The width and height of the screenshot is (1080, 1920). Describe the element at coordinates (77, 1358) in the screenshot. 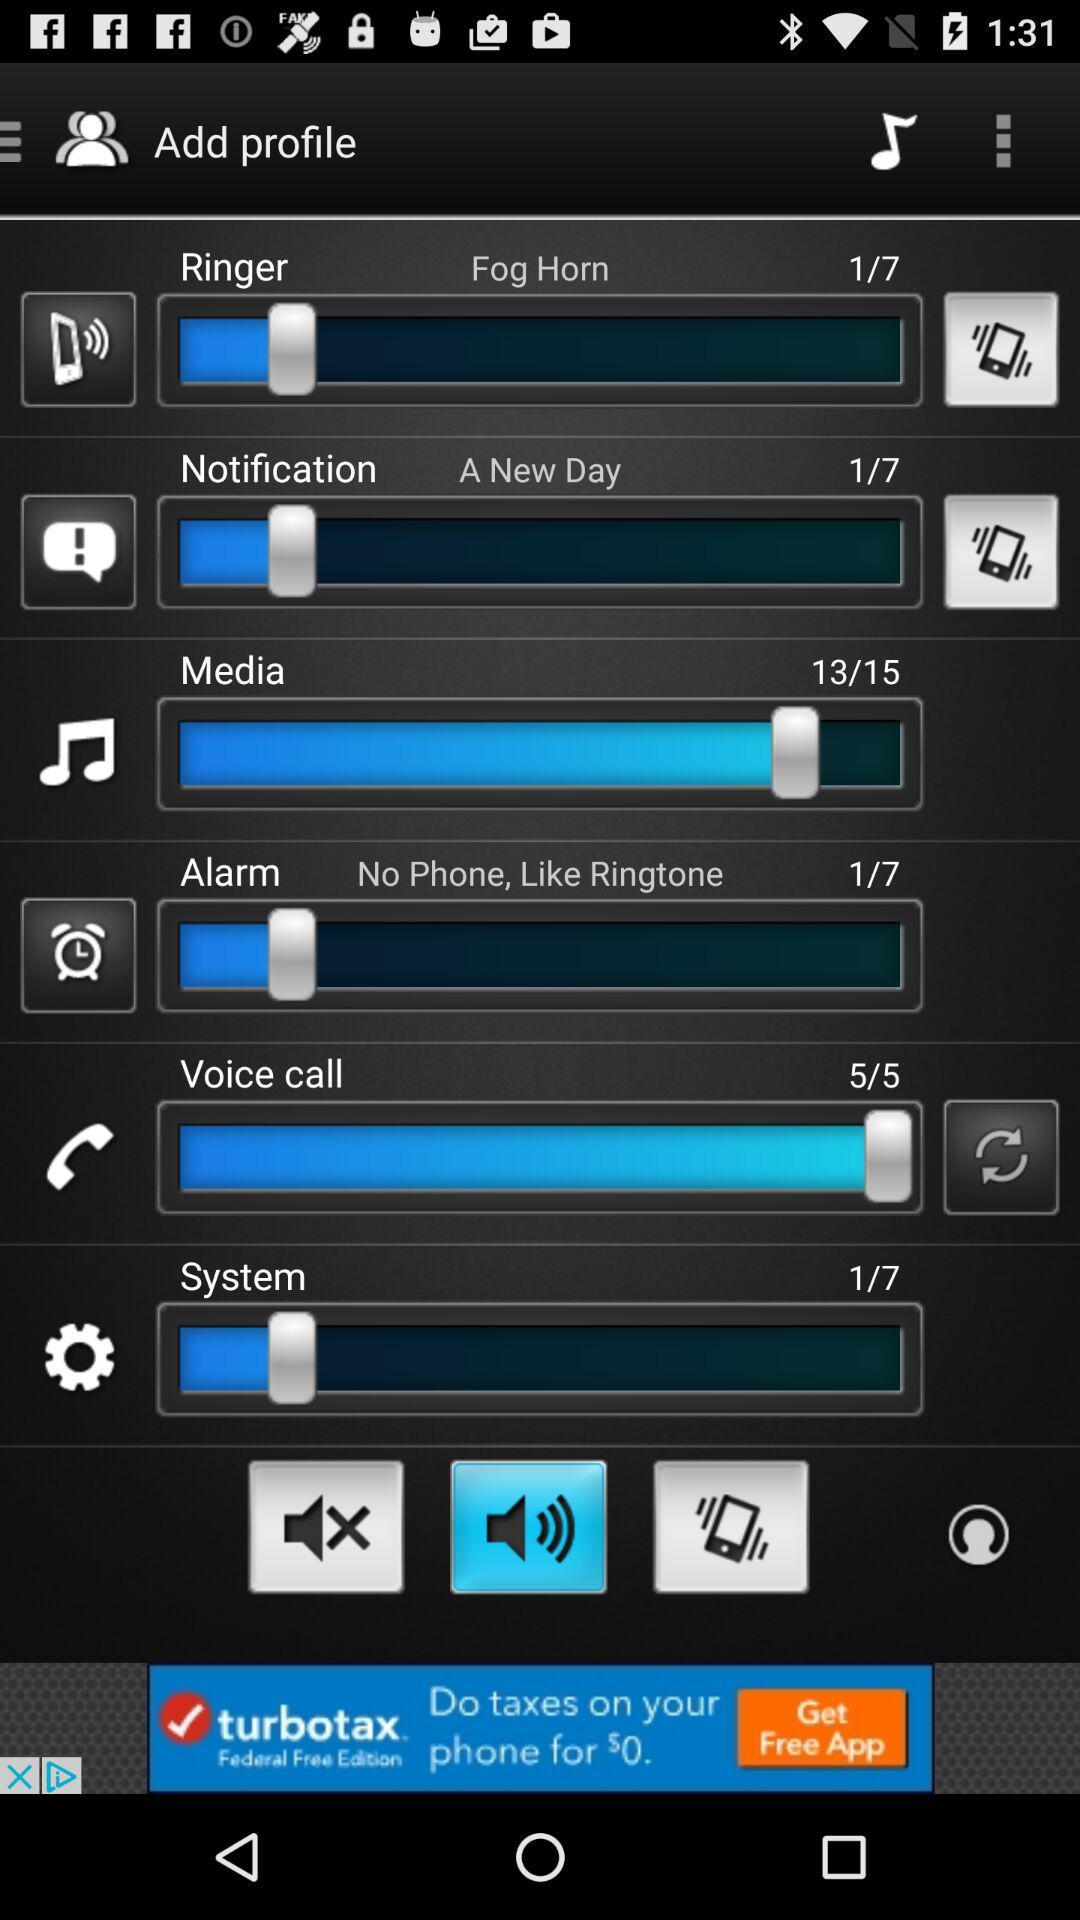

I see `setting switch` at that location.